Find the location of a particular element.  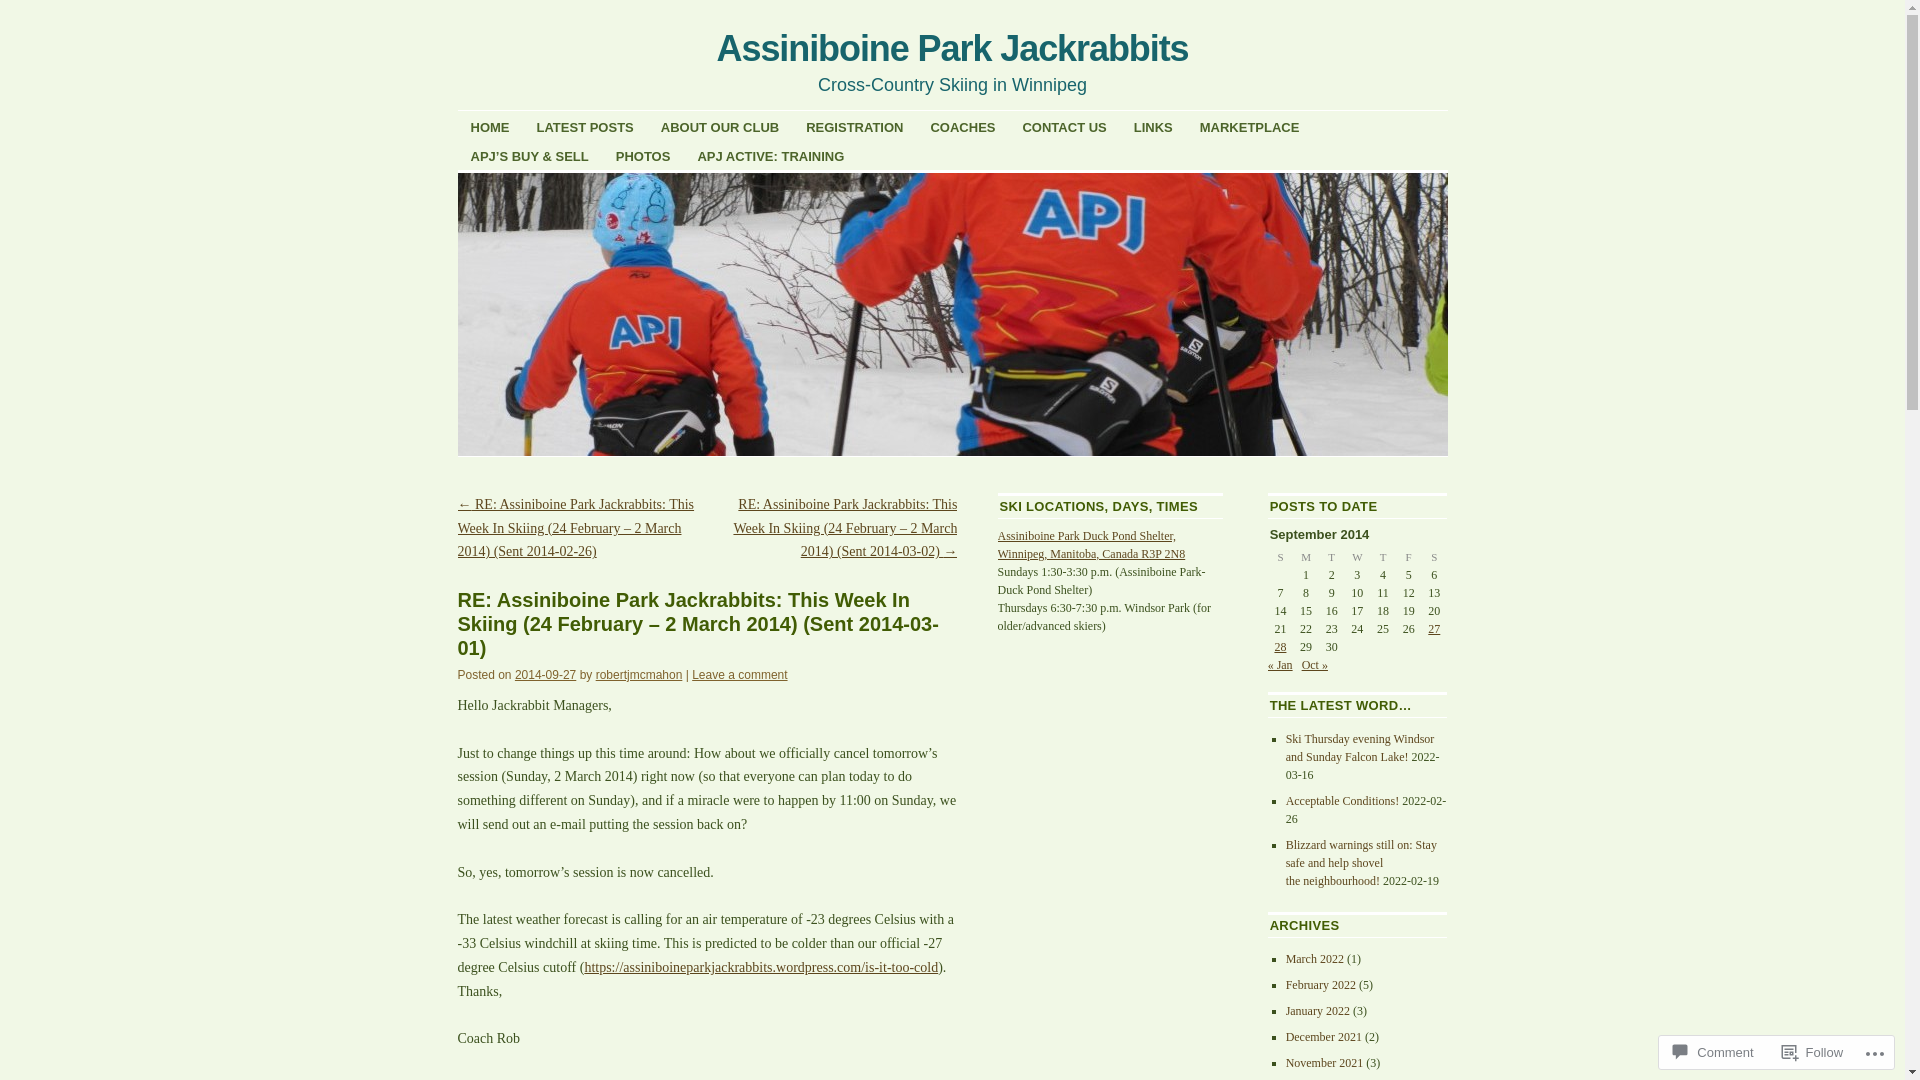

'robertjmcmahon' is located at coordinates (638, 675).